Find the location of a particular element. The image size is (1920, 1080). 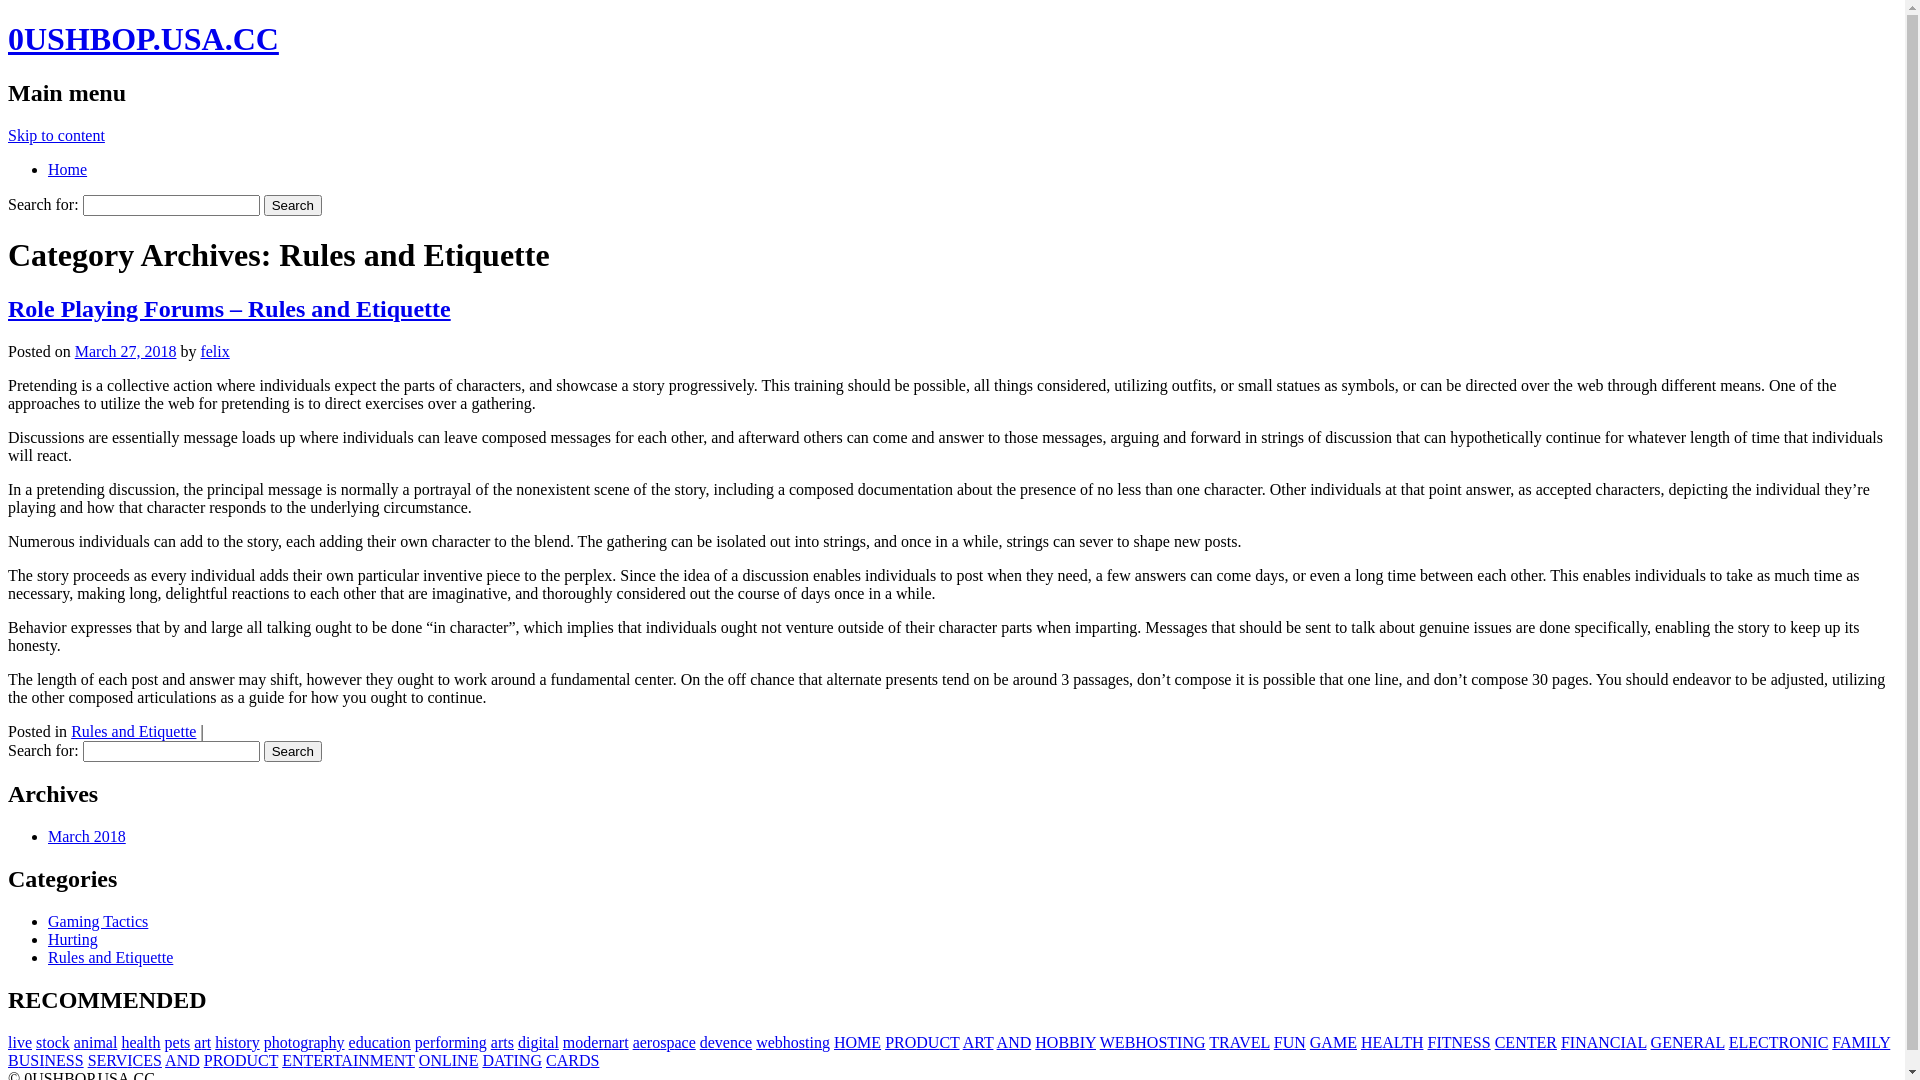

's' is located at coordinates (801, 1041).